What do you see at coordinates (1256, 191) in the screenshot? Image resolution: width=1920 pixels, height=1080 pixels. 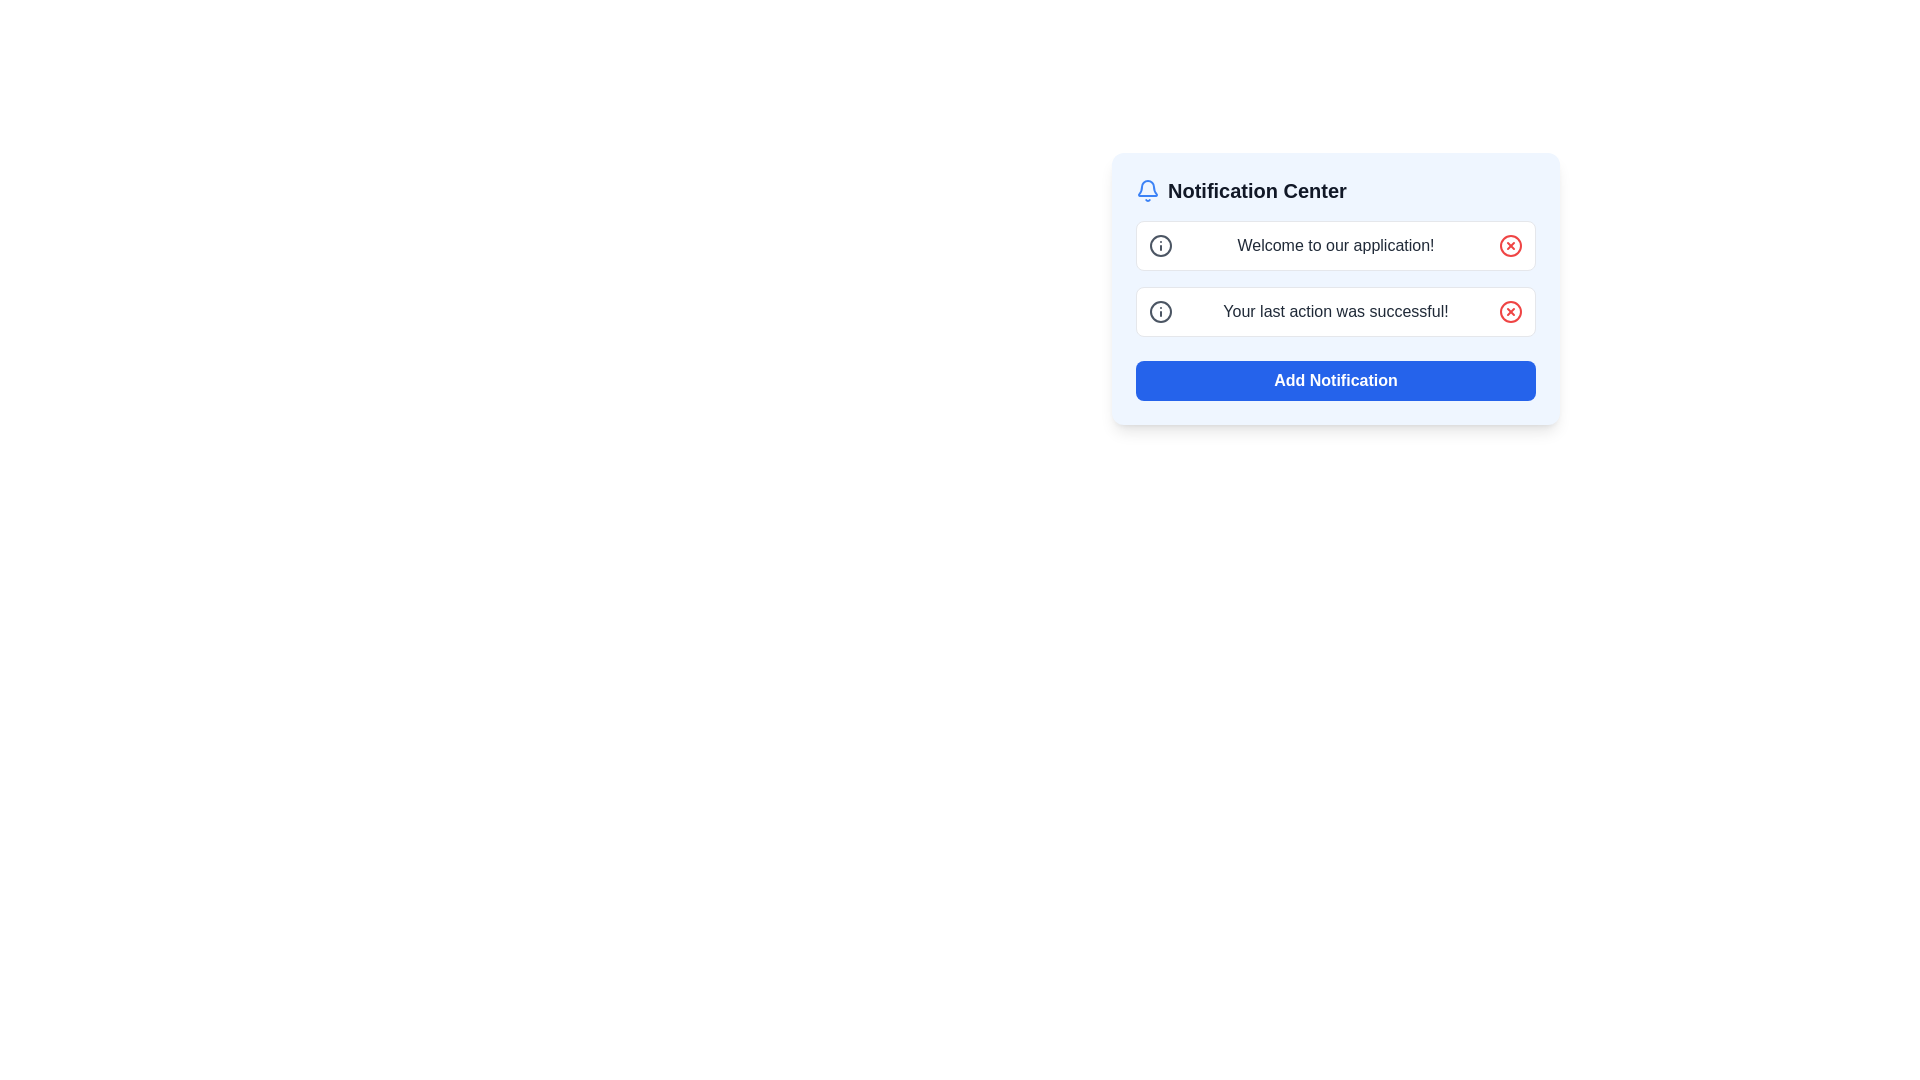 I see `the Label or Text Header that serves as the title for the notification section, located in the top-middle region of the card` at bounding box center [1256, 191].